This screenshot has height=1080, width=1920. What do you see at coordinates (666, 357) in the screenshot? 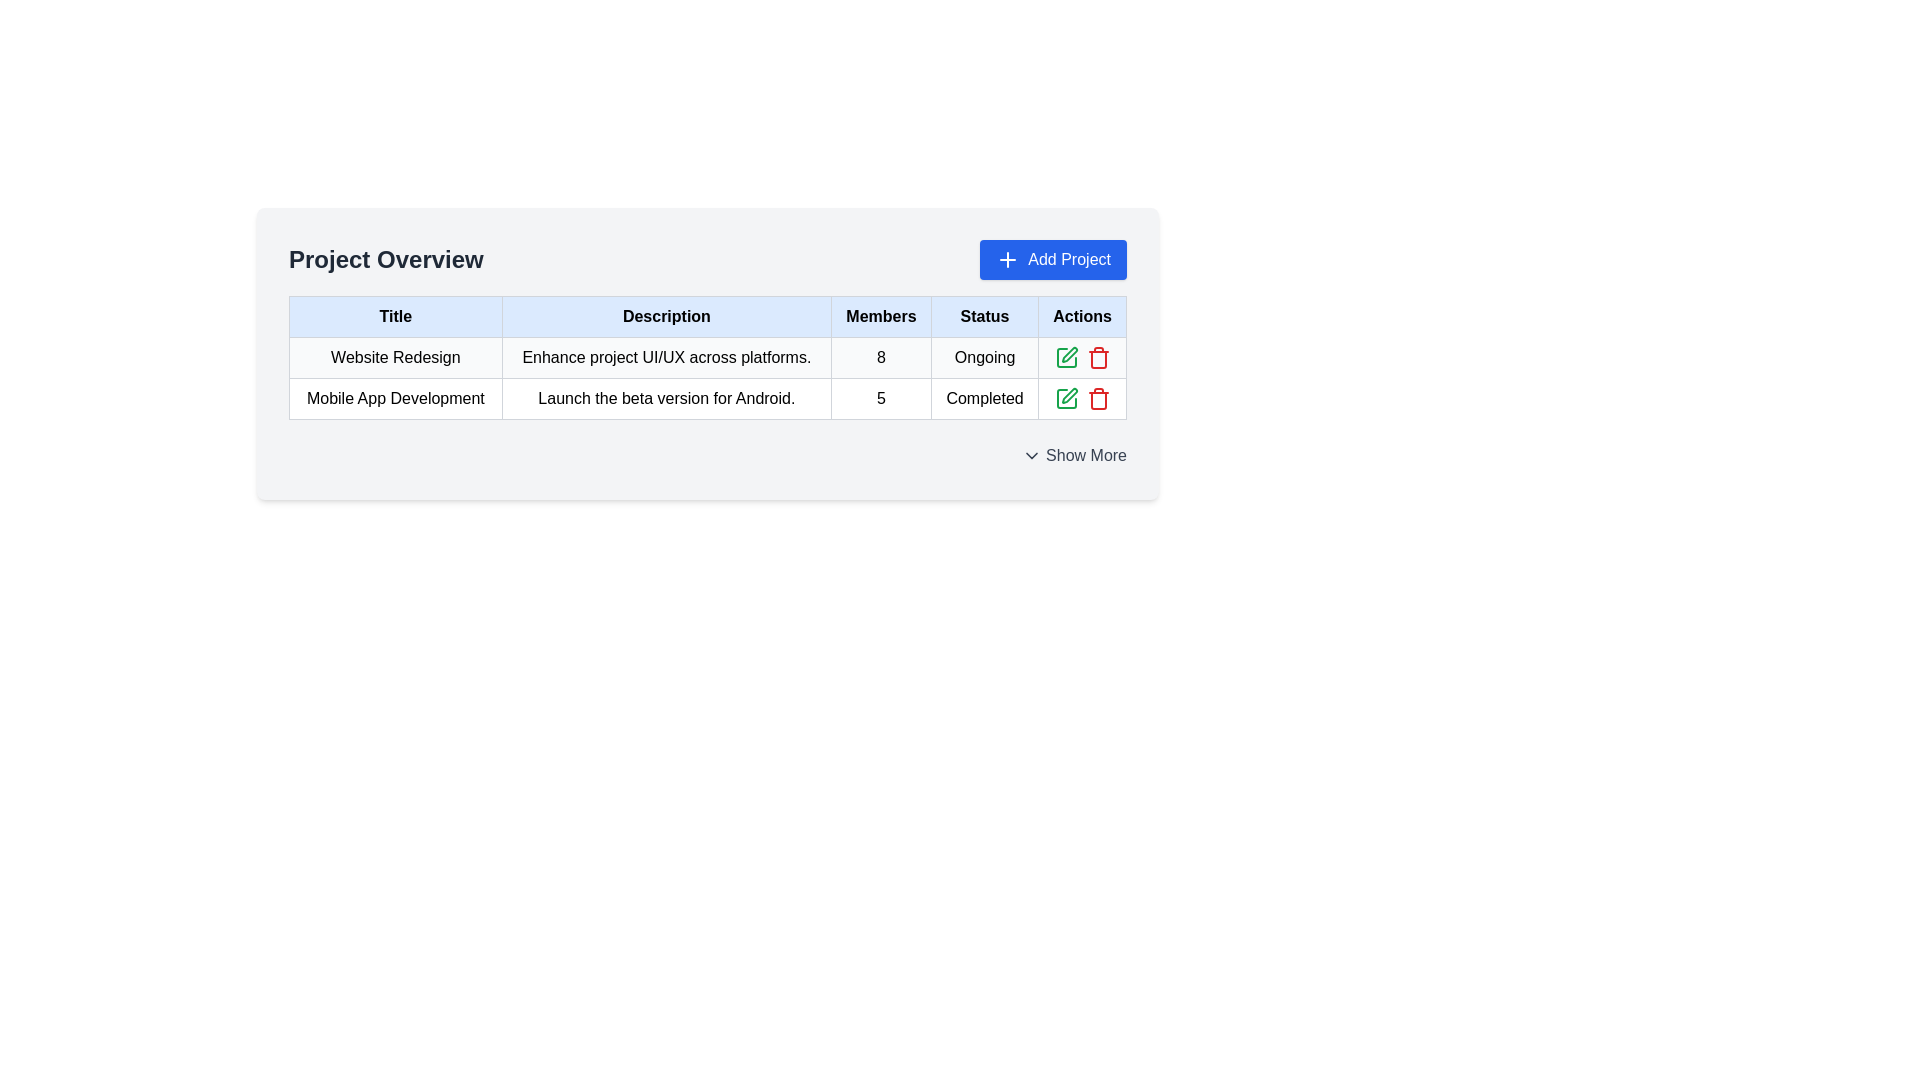
I see `information displayed in the text cell showing 'Enhance project UI/UX across platforms.' in the Description column of the grid layout` at bounding box center [666, 357].